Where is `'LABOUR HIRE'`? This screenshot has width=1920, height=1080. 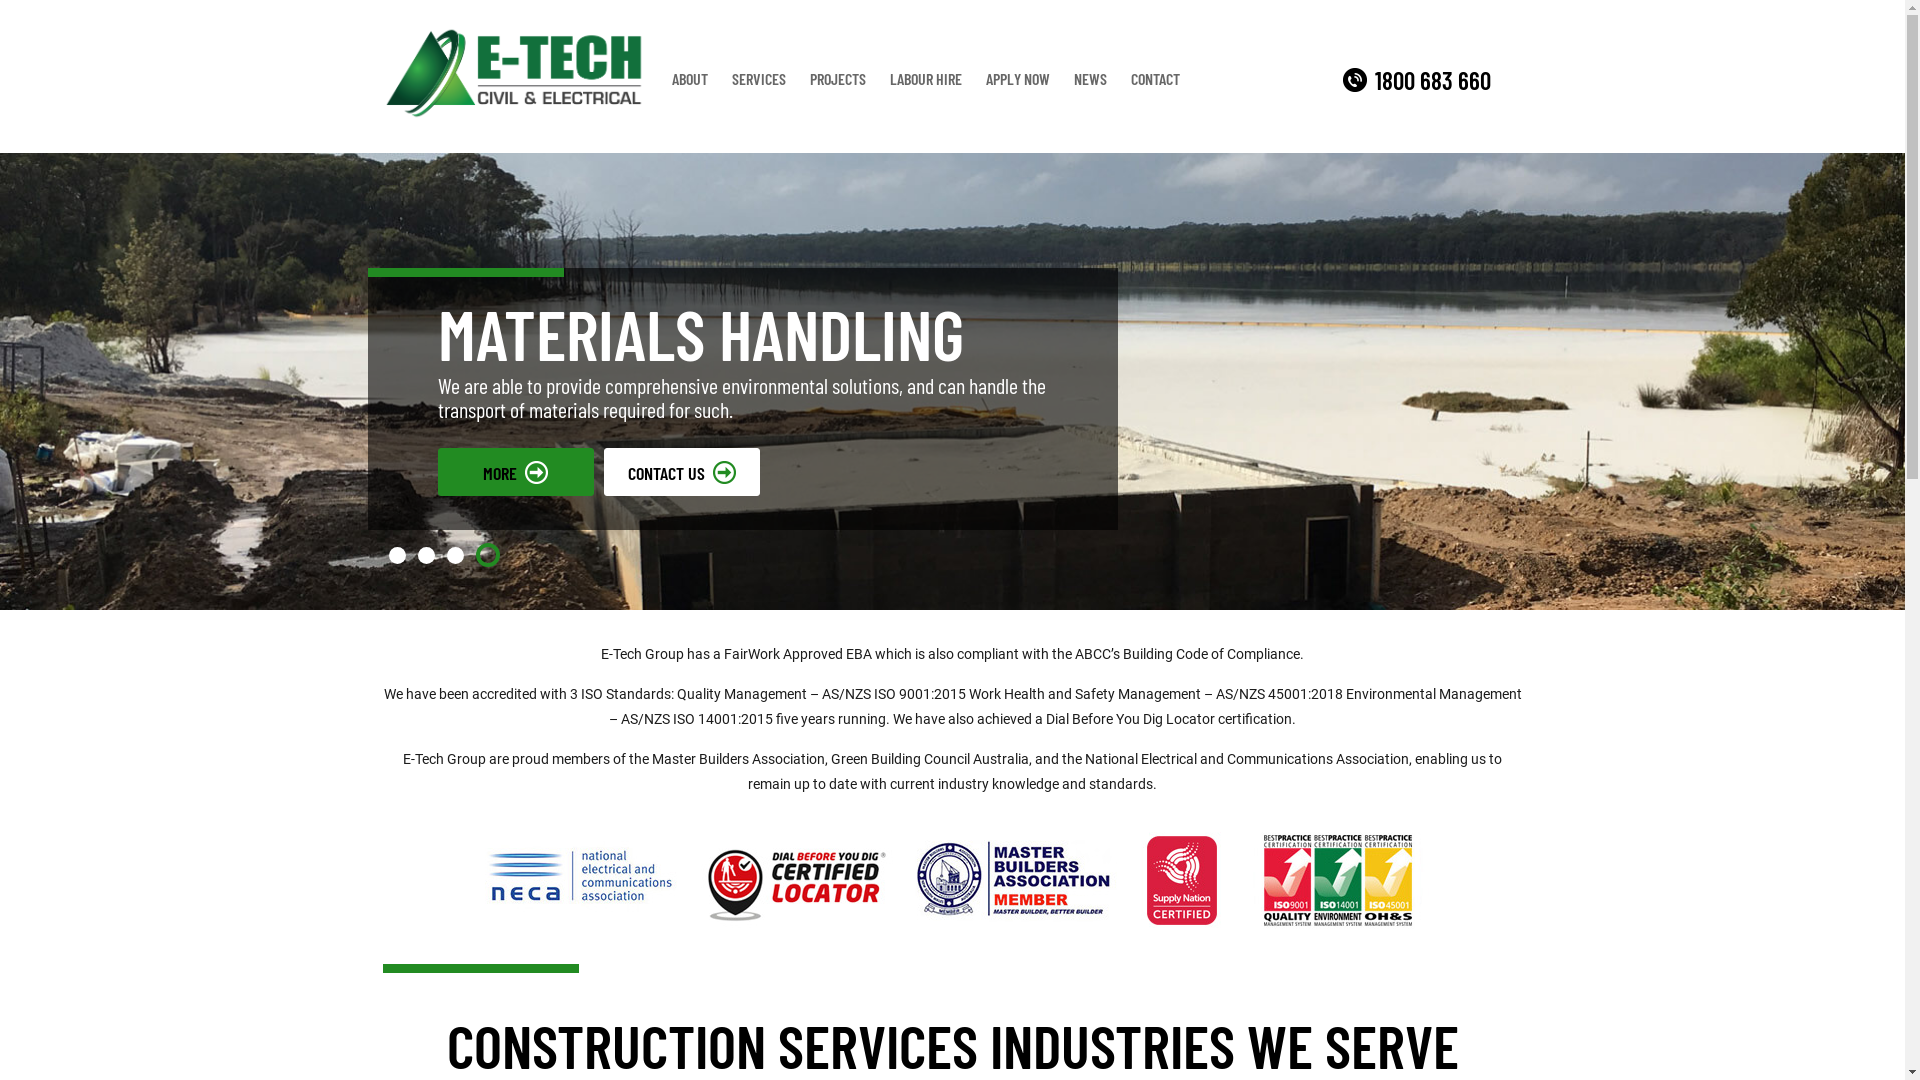
'LABOUR HIRE' is located at coordinates (925, 77).